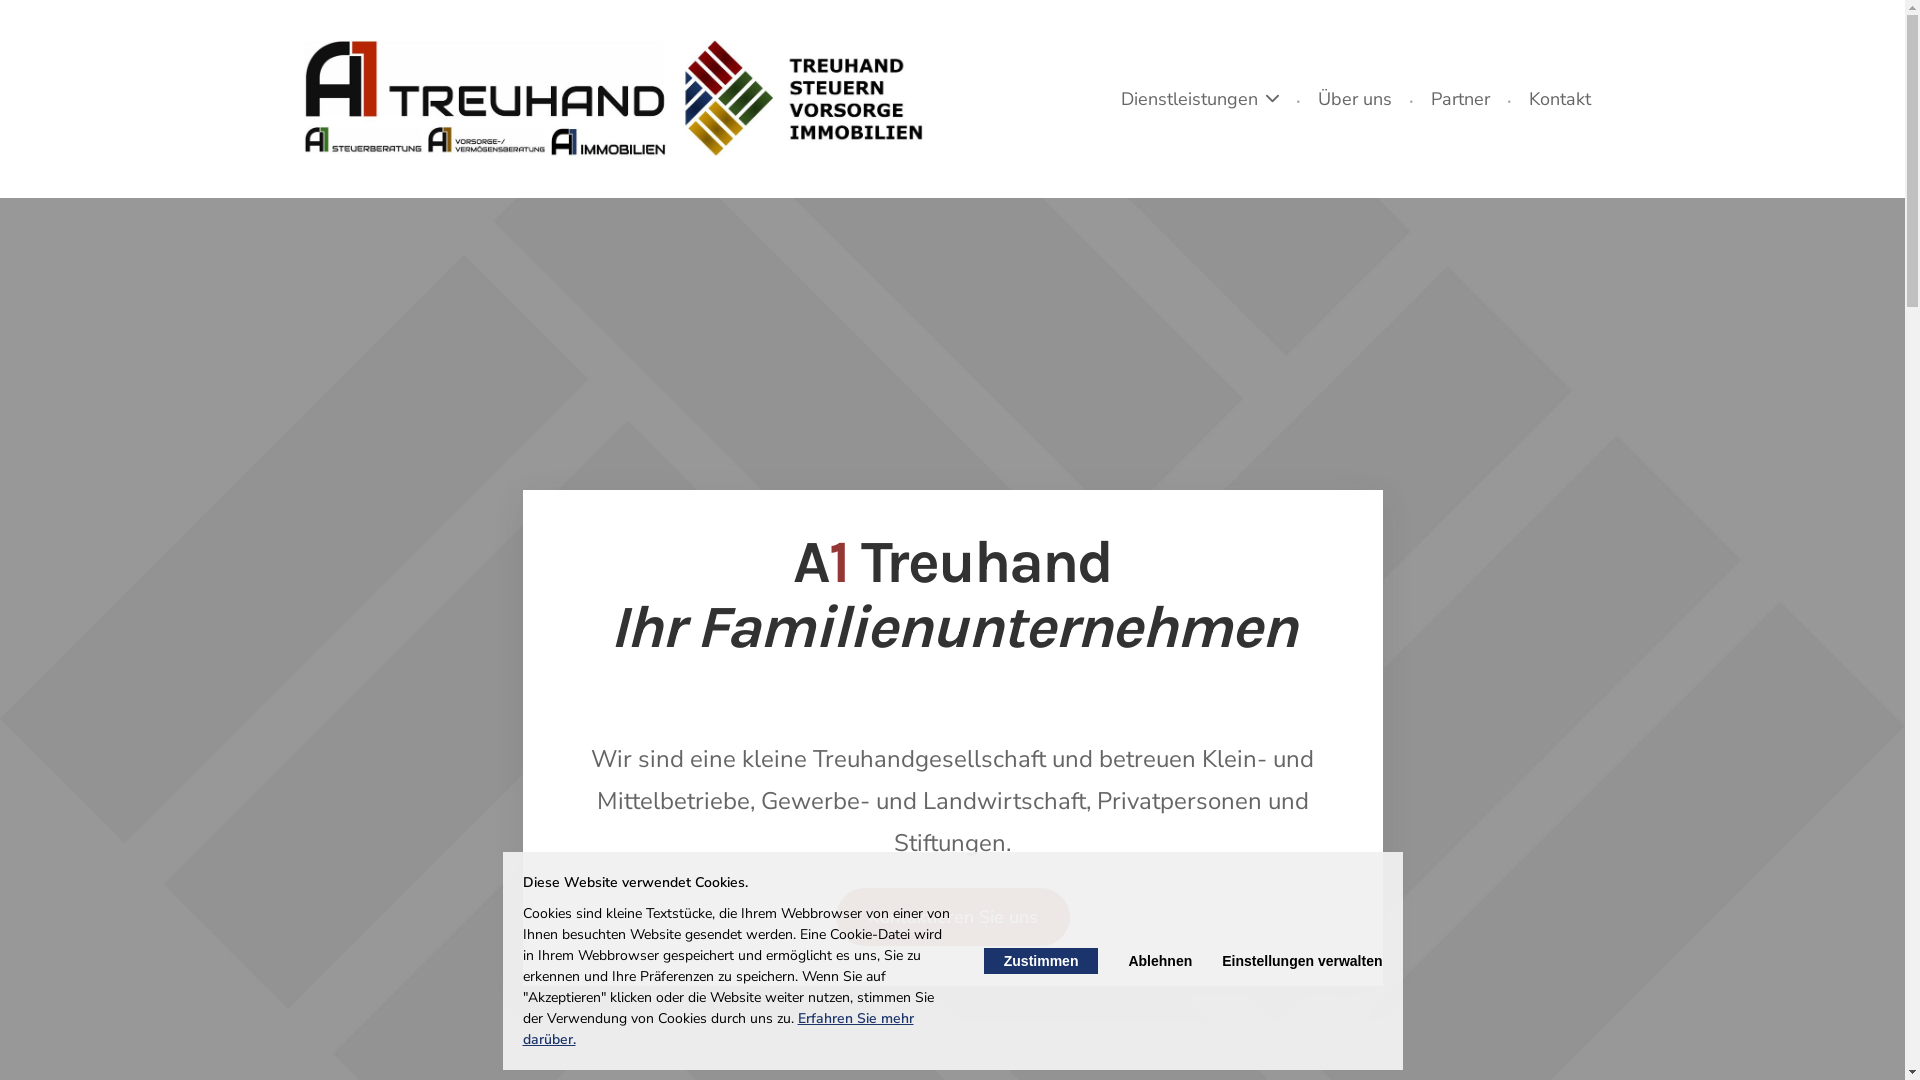 Image resolution: width=1920 pixels, height=1080 pixels. What do you see at coordinates (1418, 99) in the screenshot?
I see `'Partner'` at bounding box center [1418, 99].